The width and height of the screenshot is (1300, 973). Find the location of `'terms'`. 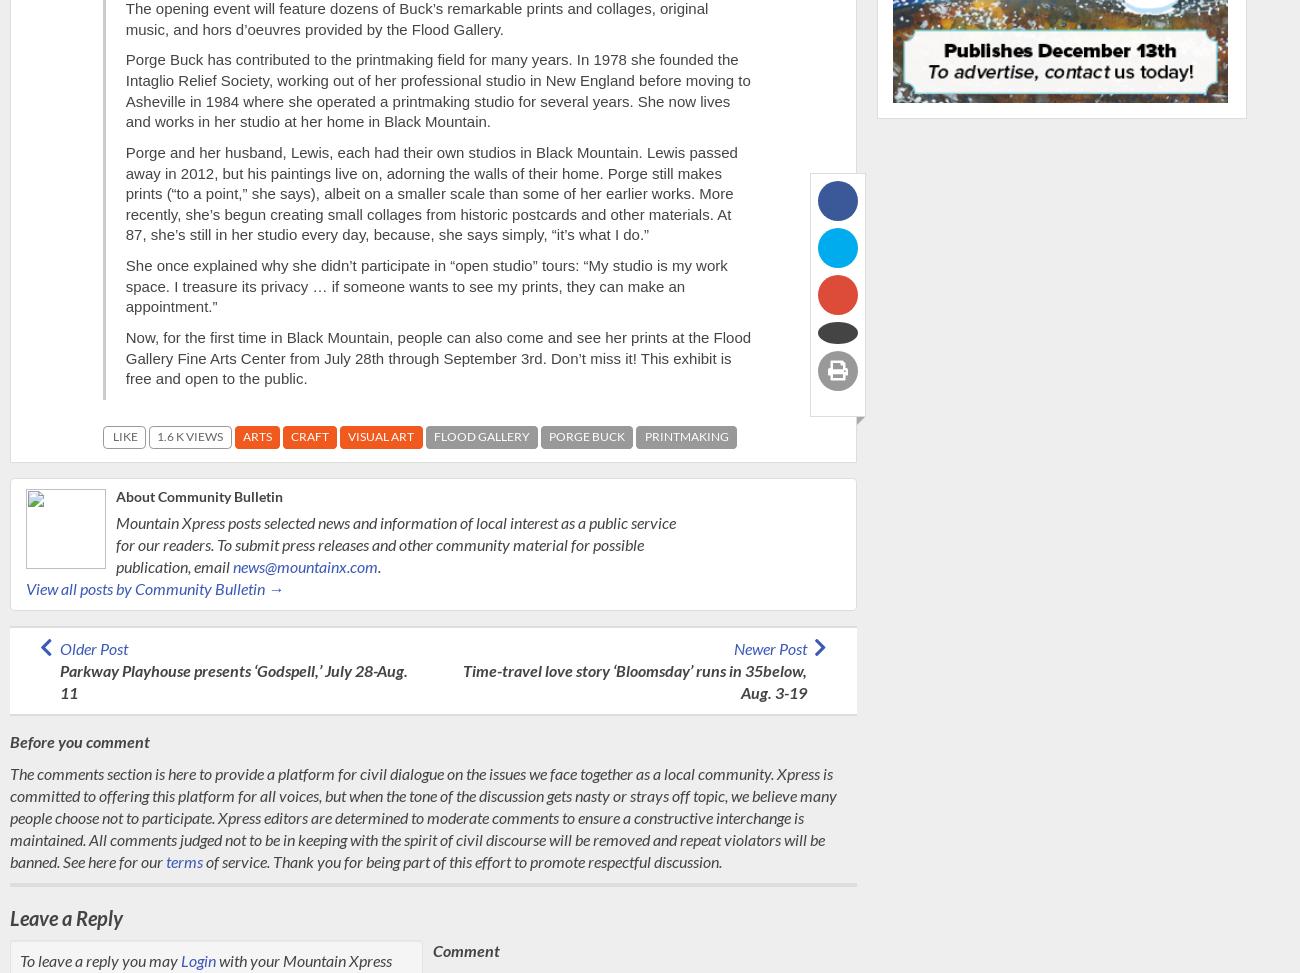

'terms' is located at coordinates (184, 860).